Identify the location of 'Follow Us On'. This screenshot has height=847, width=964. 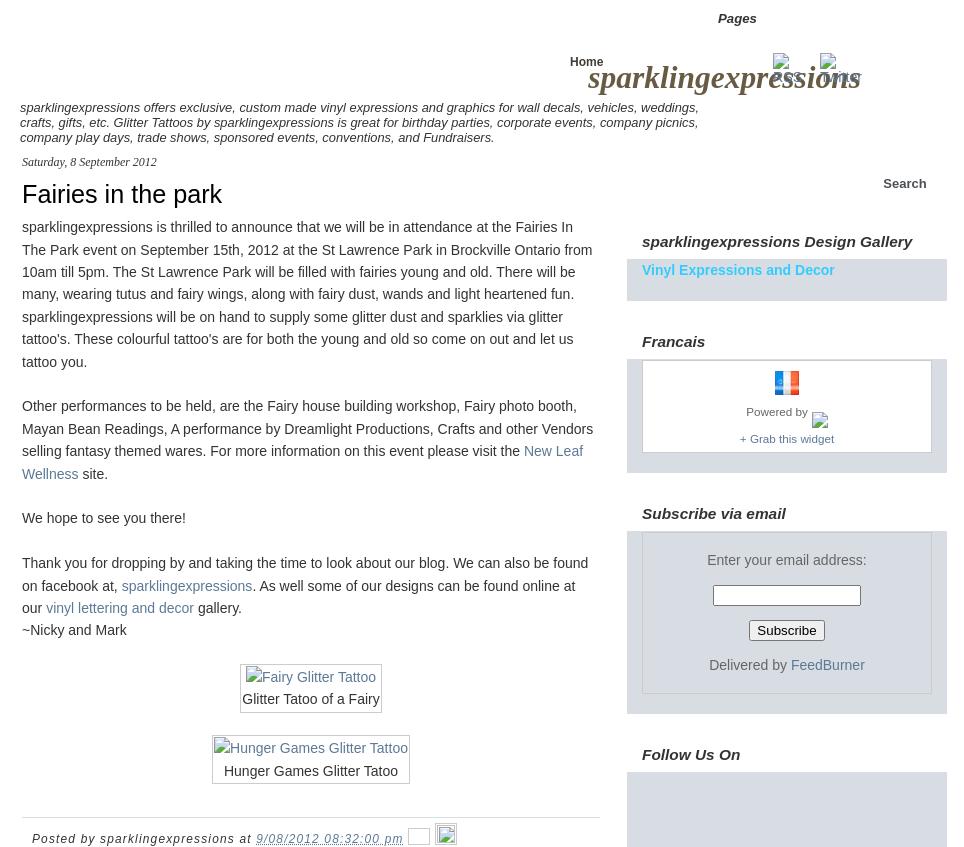
(690, 752).